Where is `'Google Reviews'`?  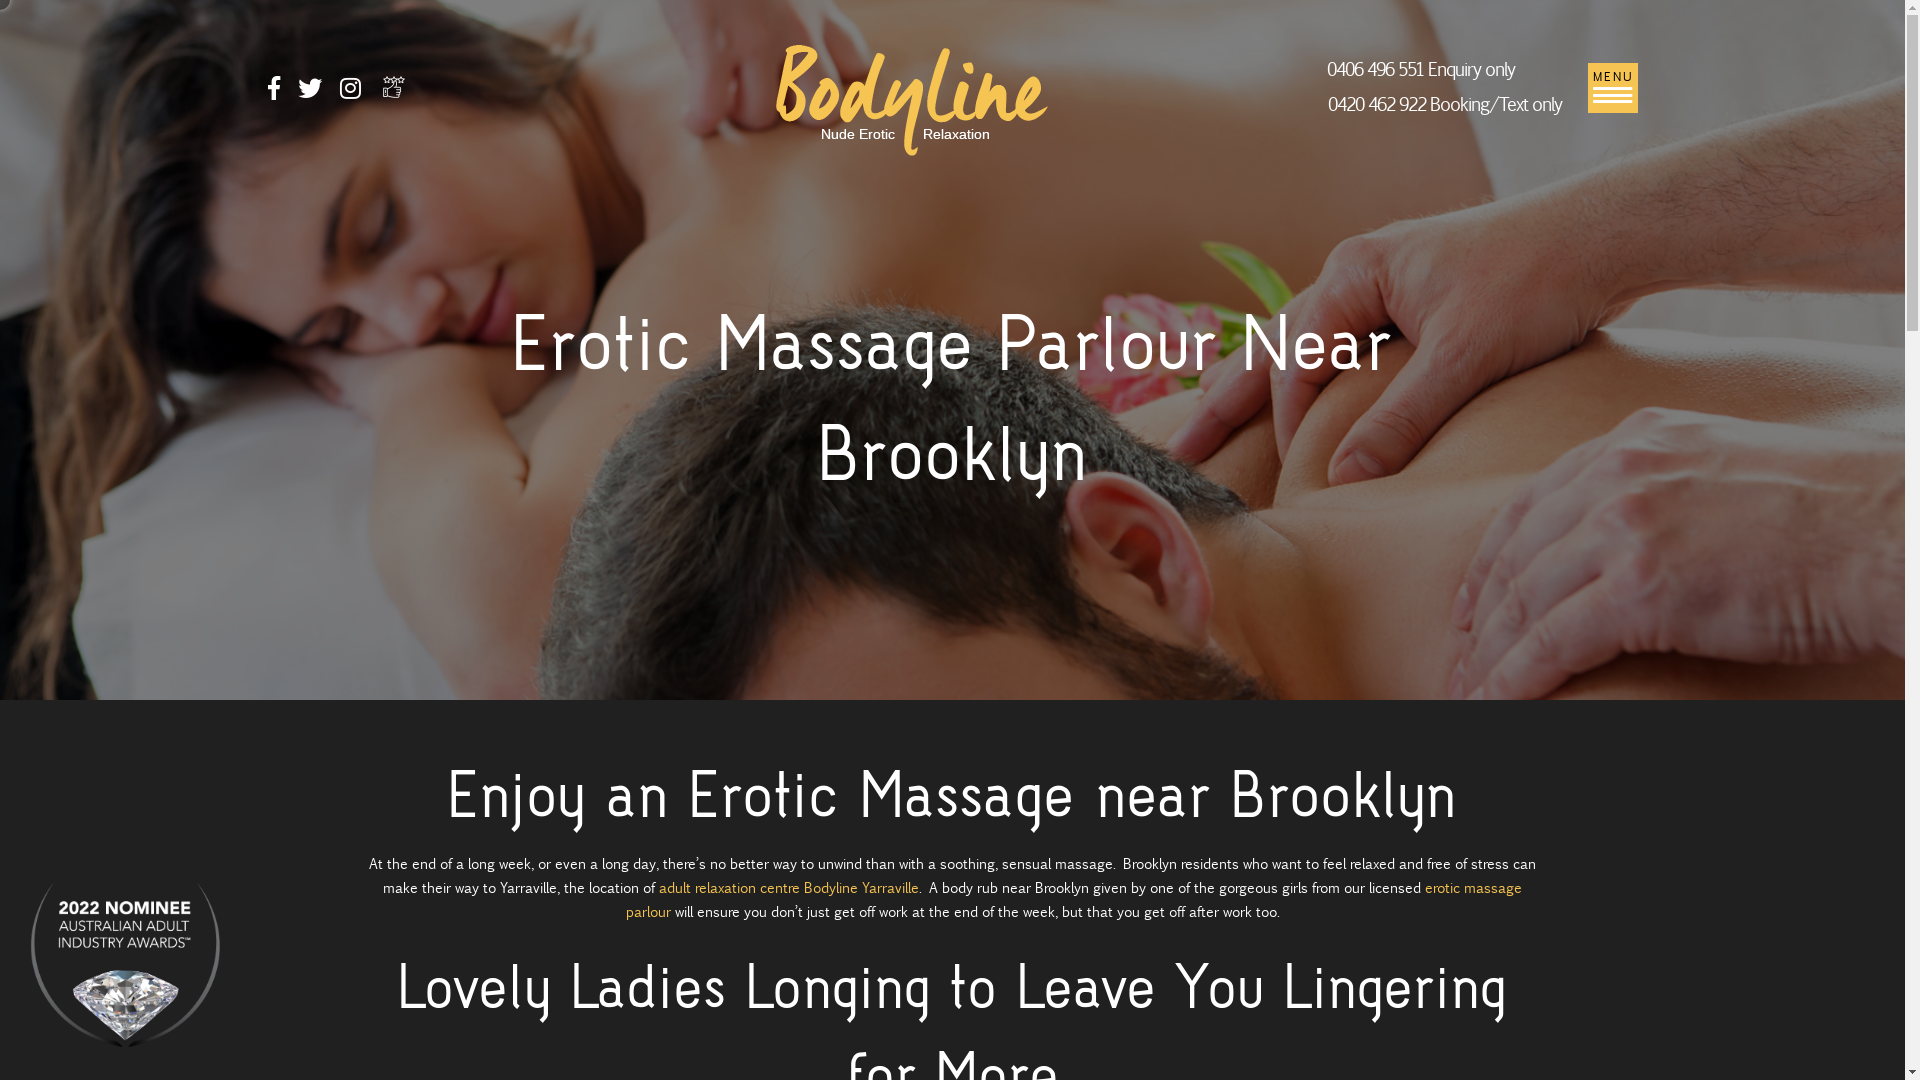 'Google Reviews' is located at coordinates (393, 86).